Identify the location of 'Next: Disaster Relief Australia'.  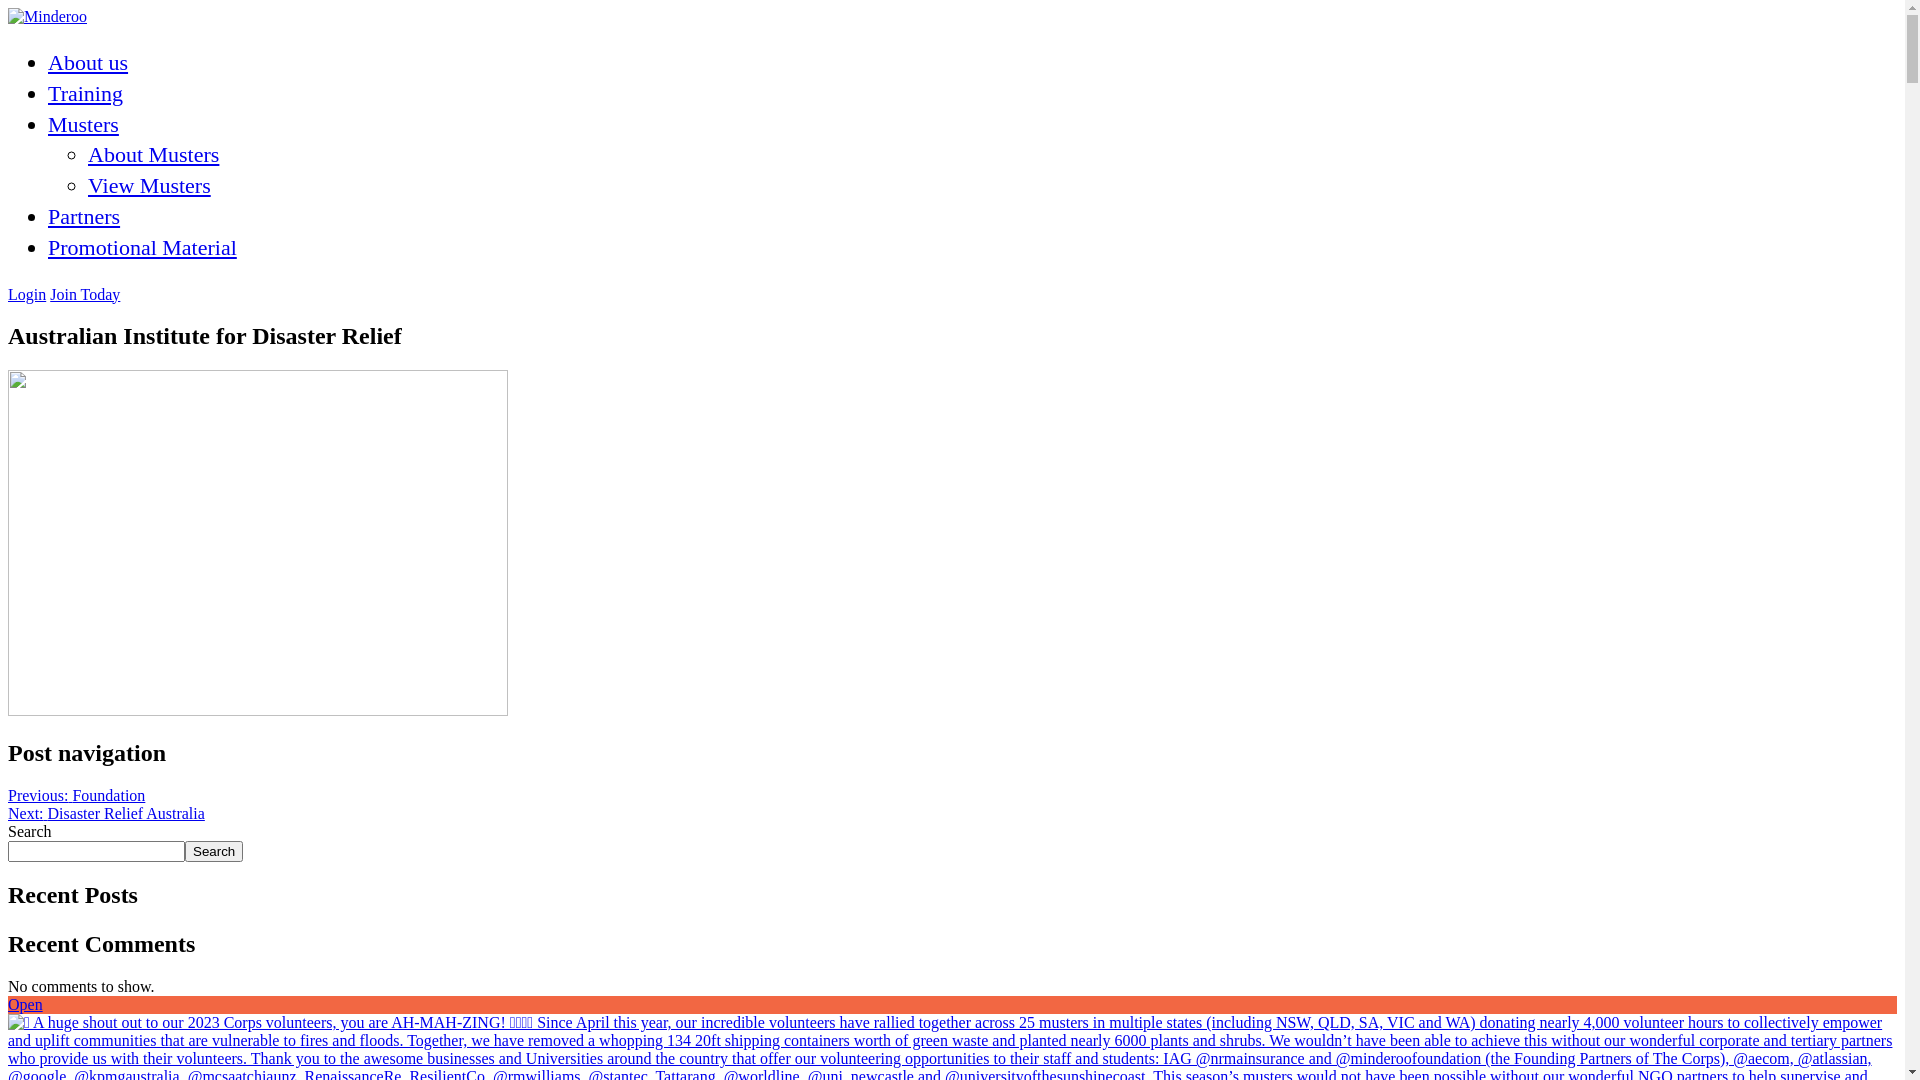
(105, 813).